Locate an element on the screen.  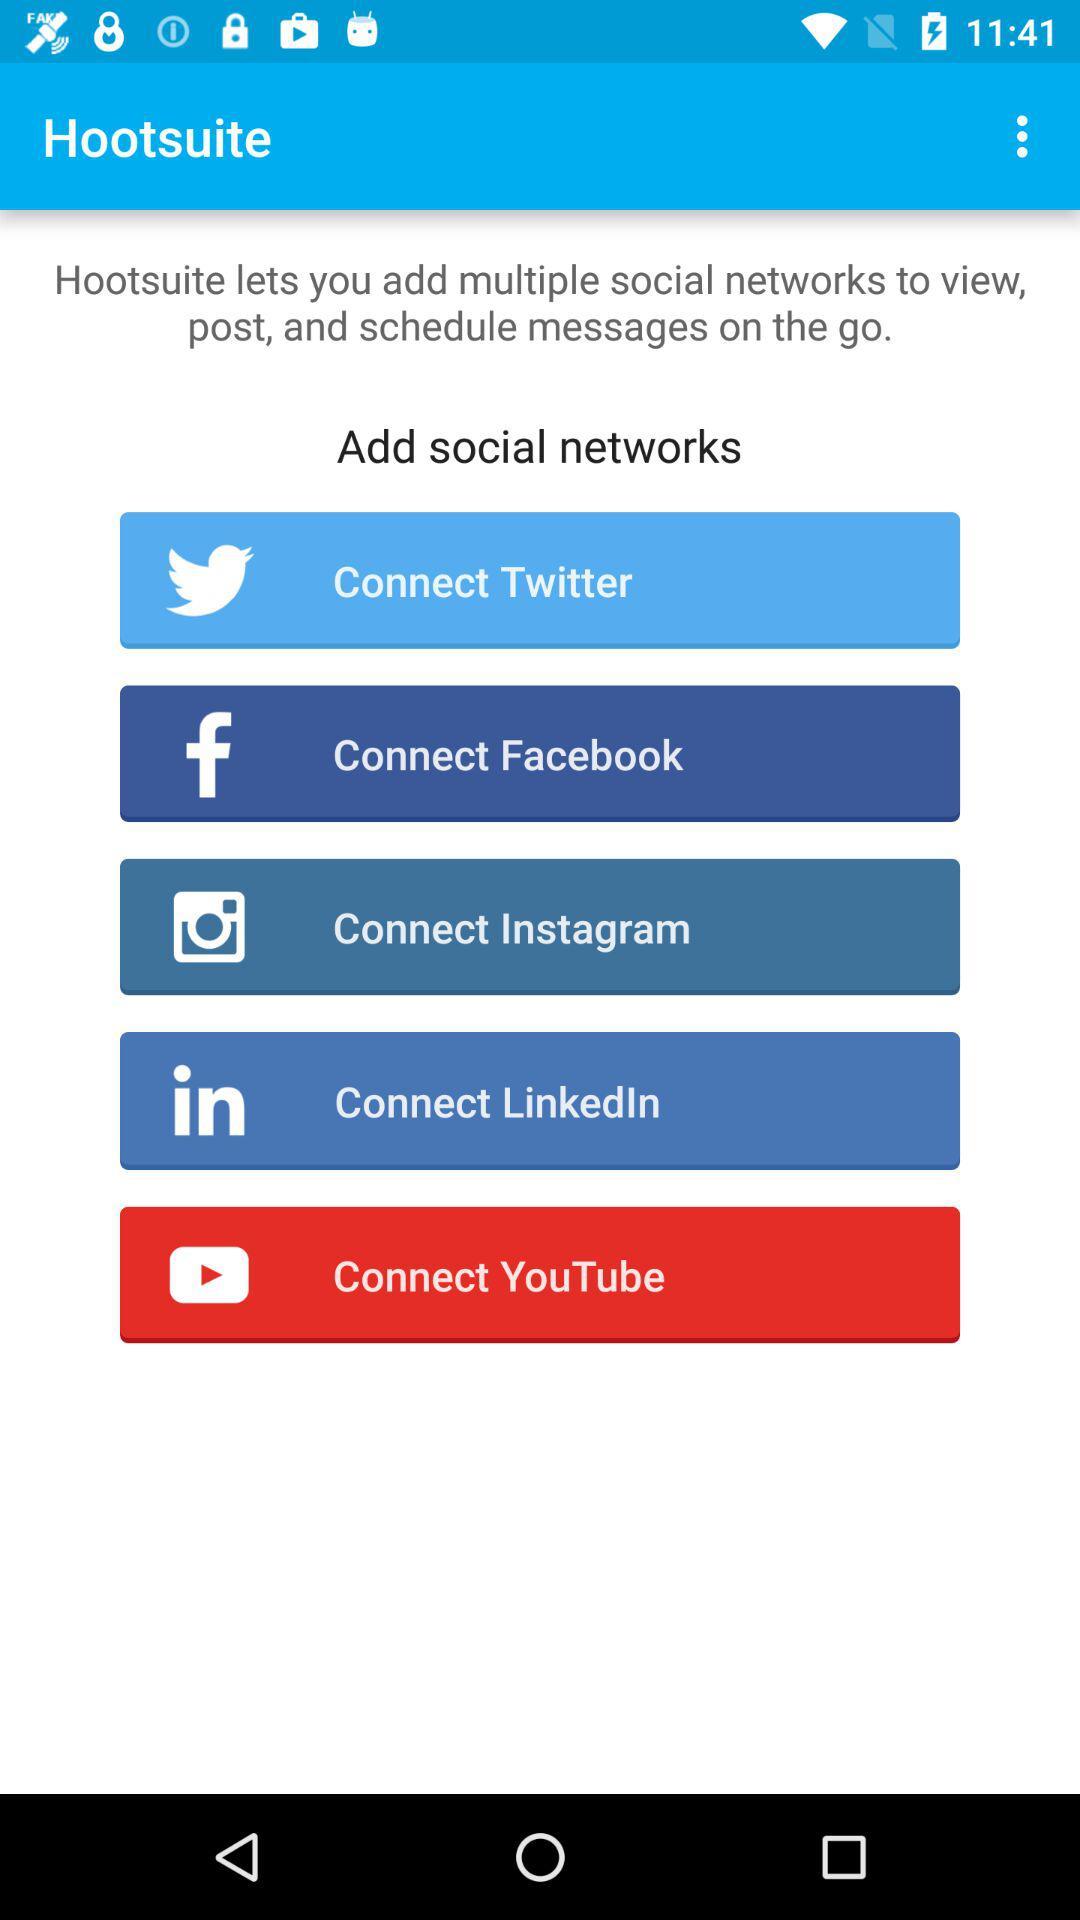
the icon to the right of the hootsuite app is located at coordinates (1027, 135).